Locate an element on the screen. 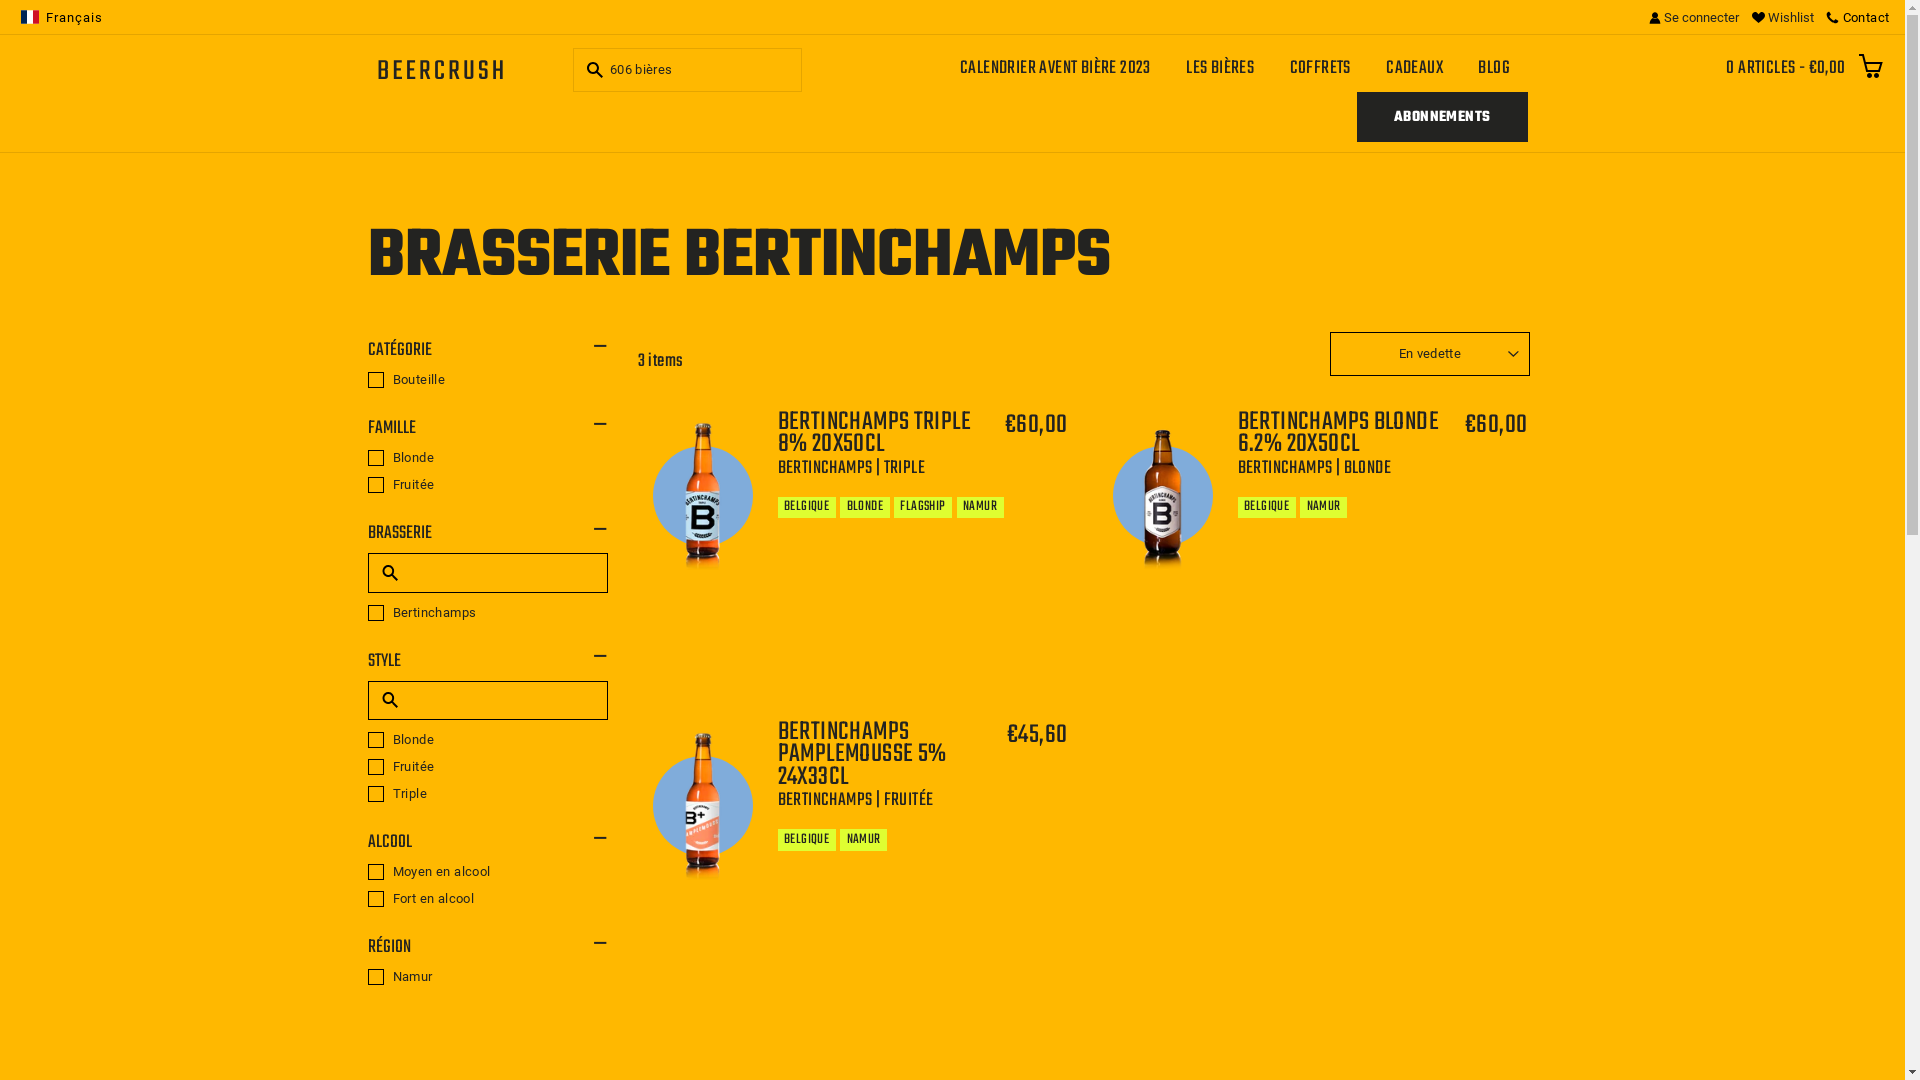 This screenshot has width=1920, height=1080. 'ALCOOL' is located at coordinates (488, 843).